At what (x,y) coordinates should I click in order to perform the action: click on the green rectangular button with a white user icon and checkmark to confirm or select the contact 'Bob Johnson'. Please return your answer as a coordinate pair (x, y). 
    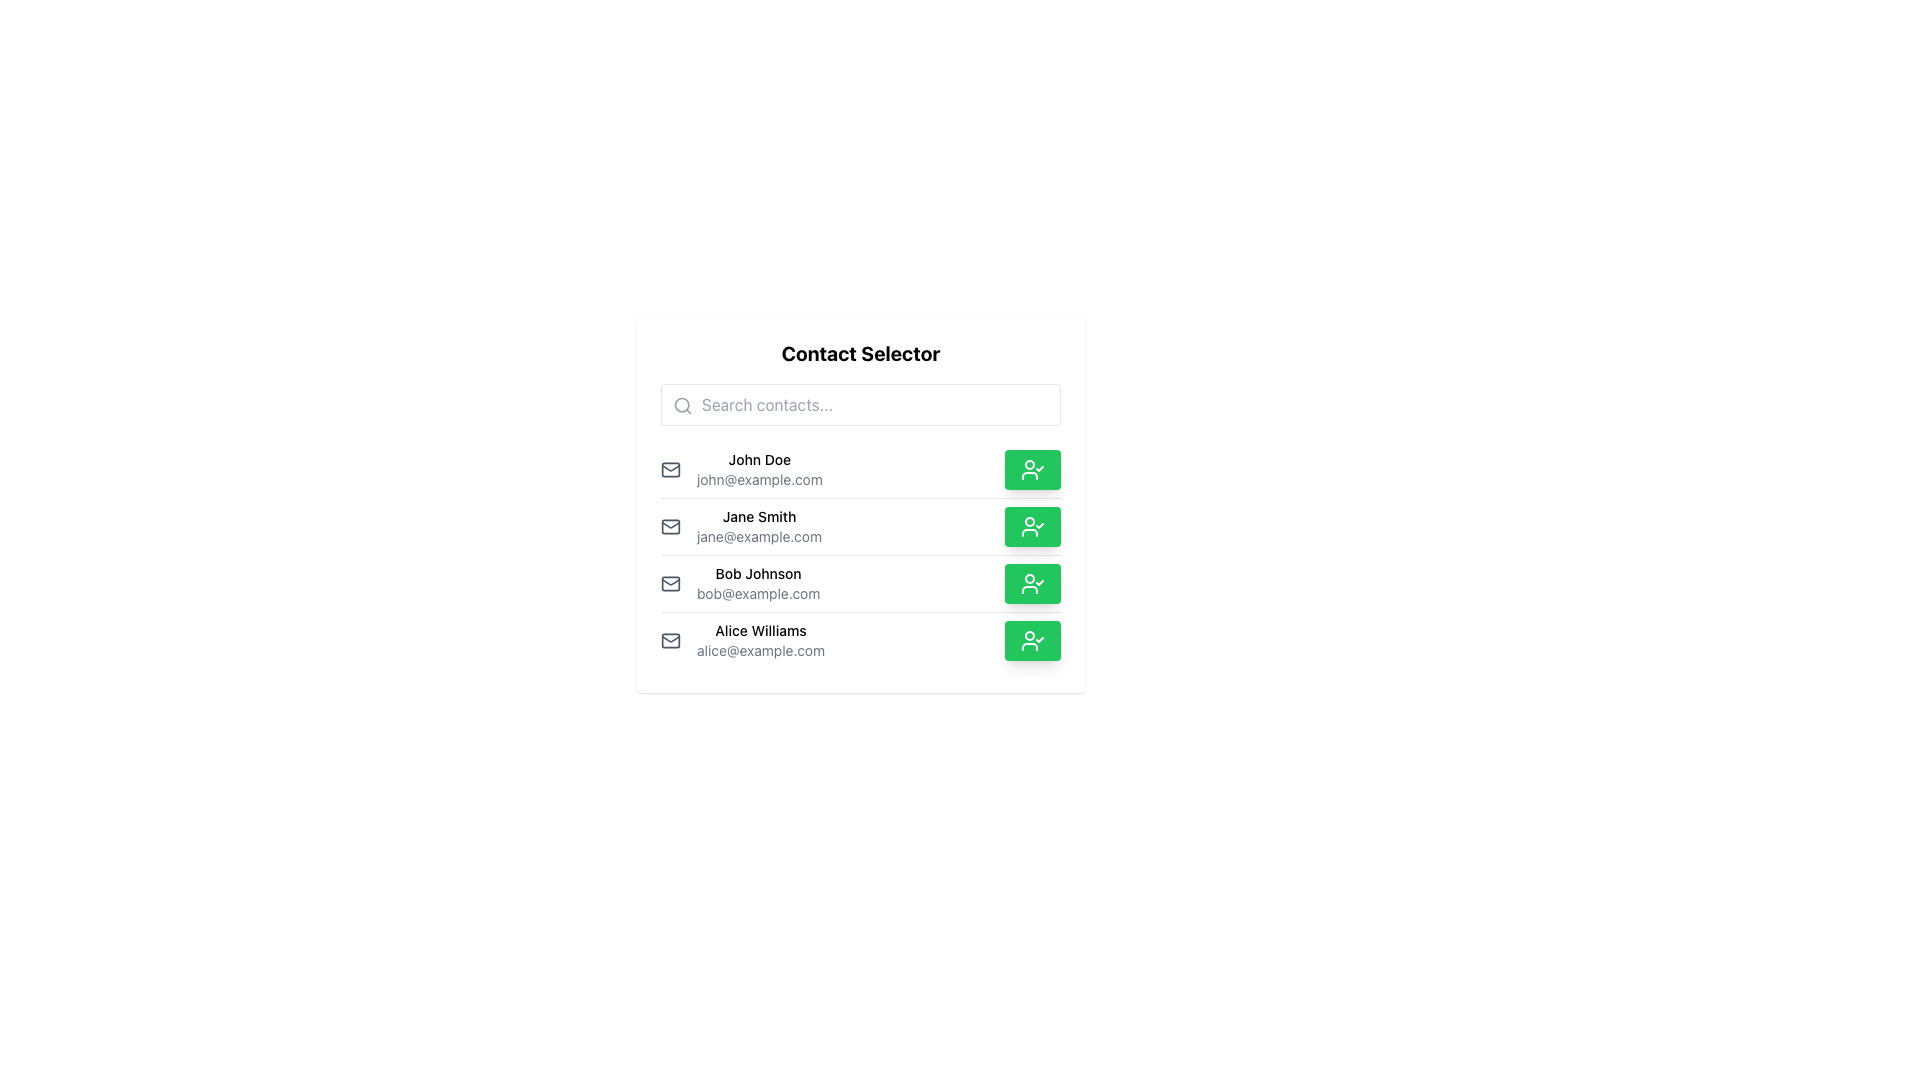
    Looking at the image, I should click on (1032, 583).